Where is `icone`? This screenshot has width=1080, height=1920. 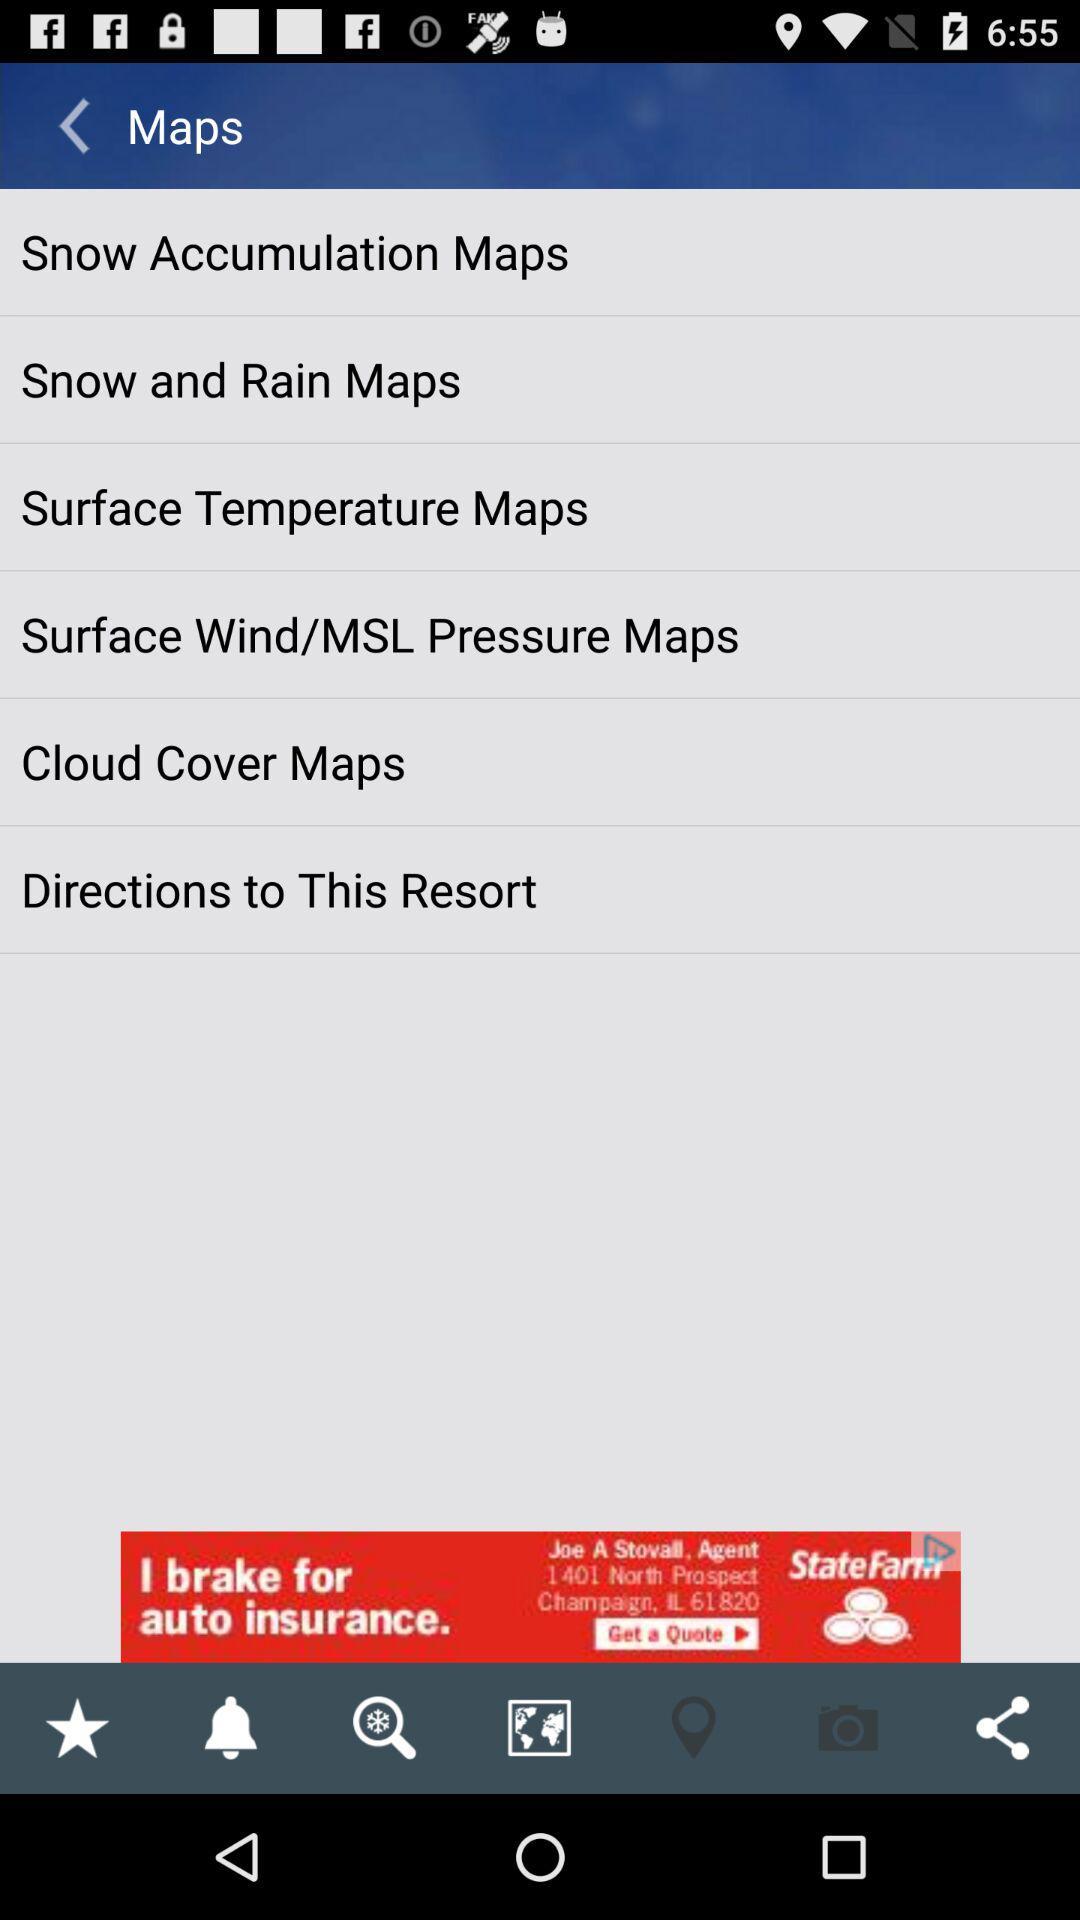
icone is located at coordinates (540, 1596).